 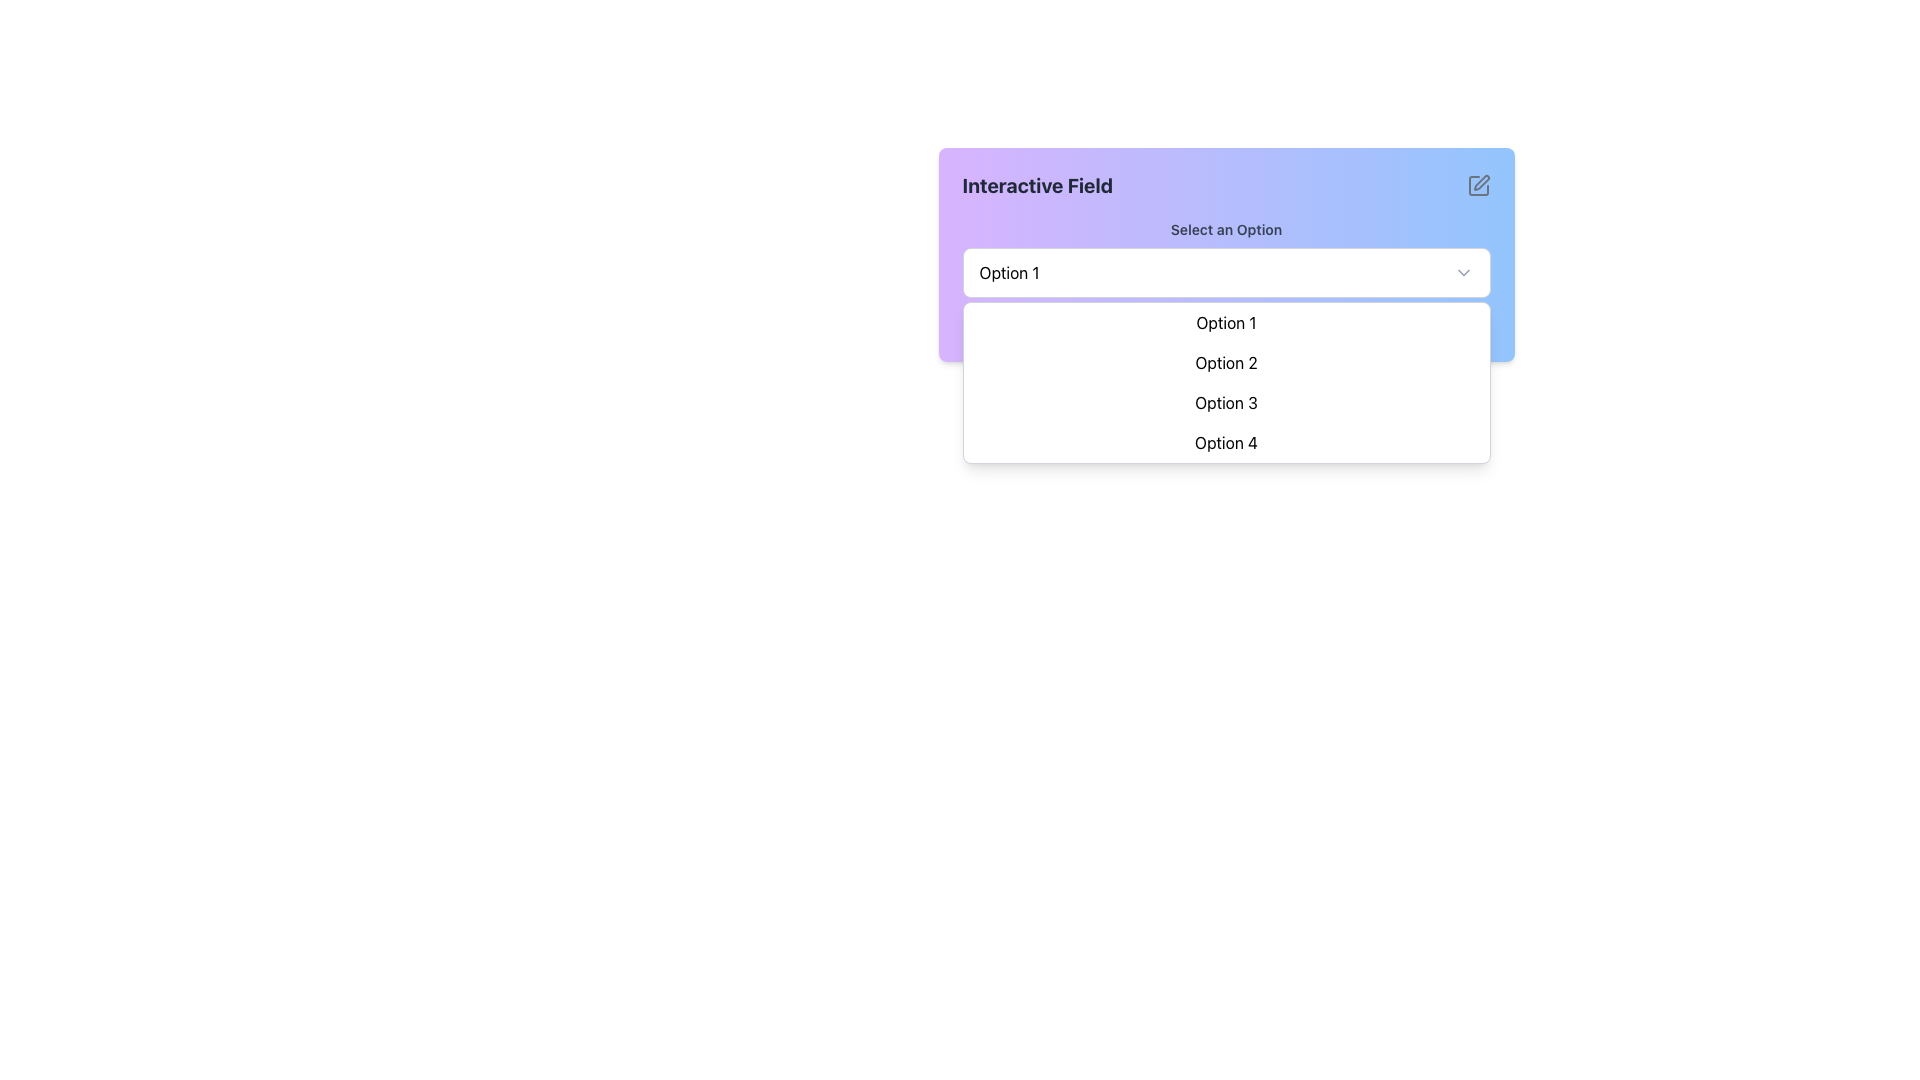 What do you see at coordinates (1225, 326) in the screenshot?
I see `the displayed text in the Text Label that shows the currently chosen option from the dropdown menu located at the bottom of the card interface` at bounding box center [1225, 326].